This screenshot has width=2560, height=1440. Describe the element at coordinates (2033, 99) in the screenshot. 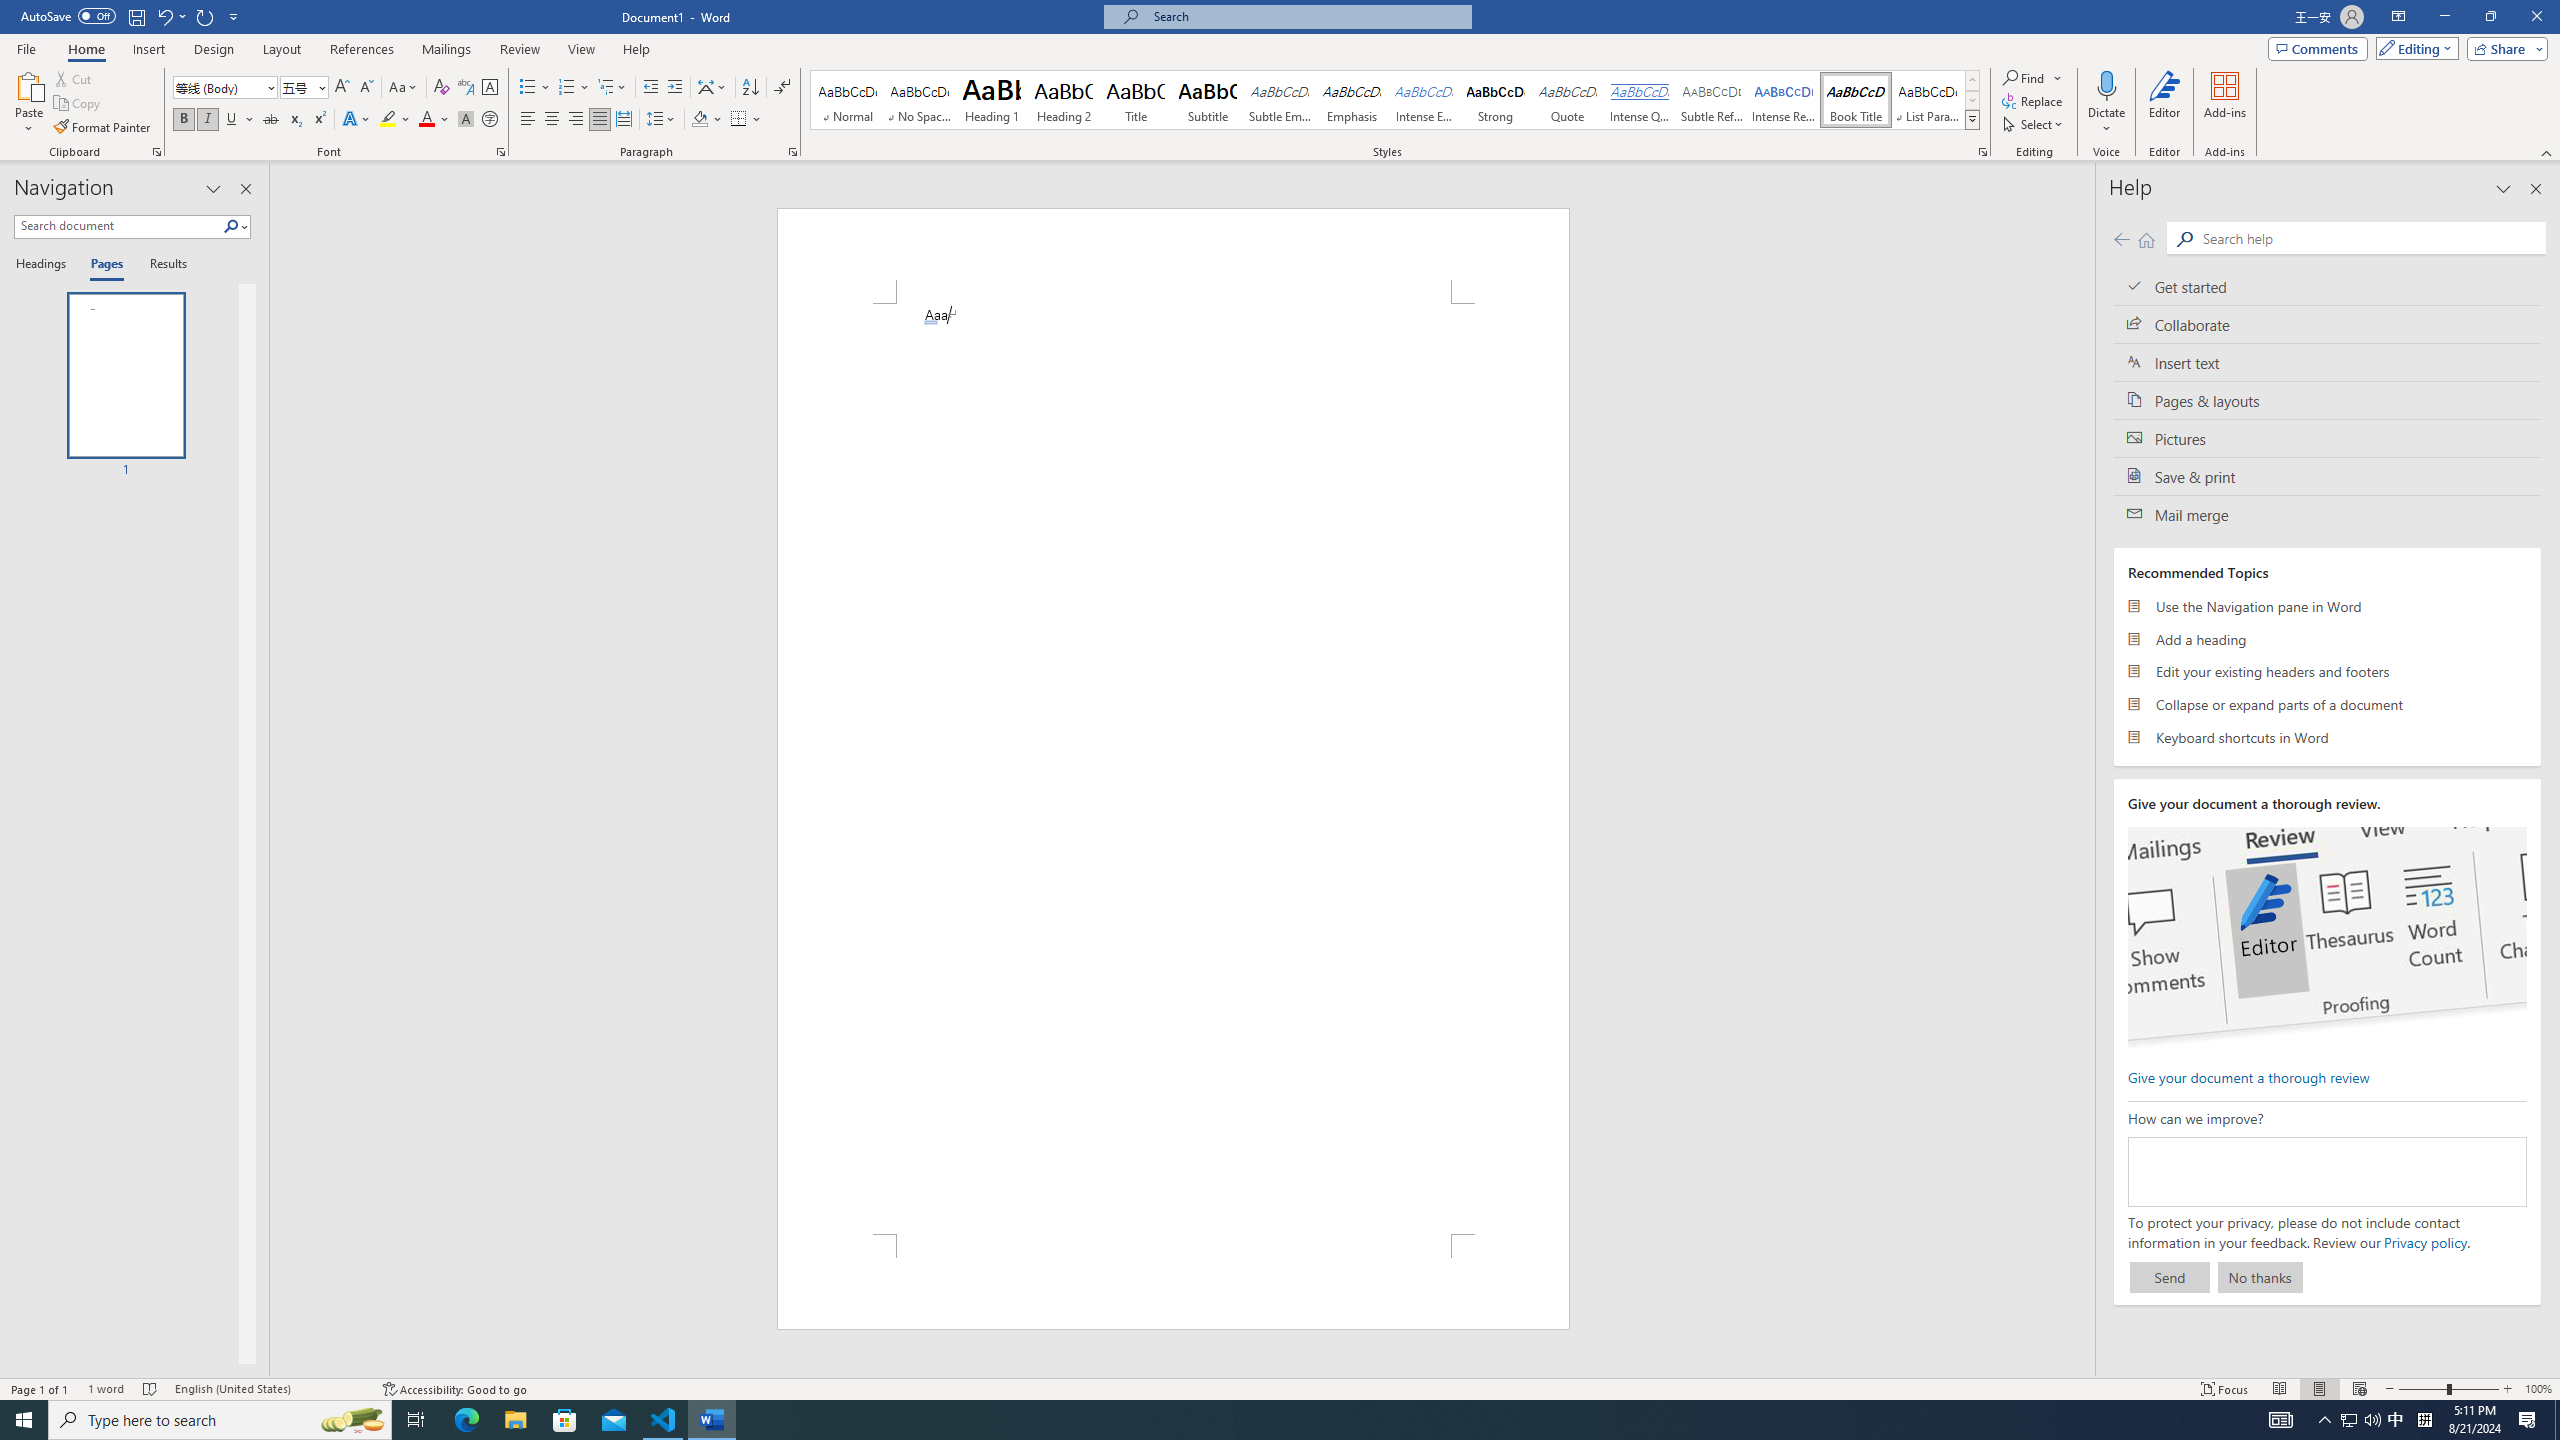

I see `'Replace...'` at that location.